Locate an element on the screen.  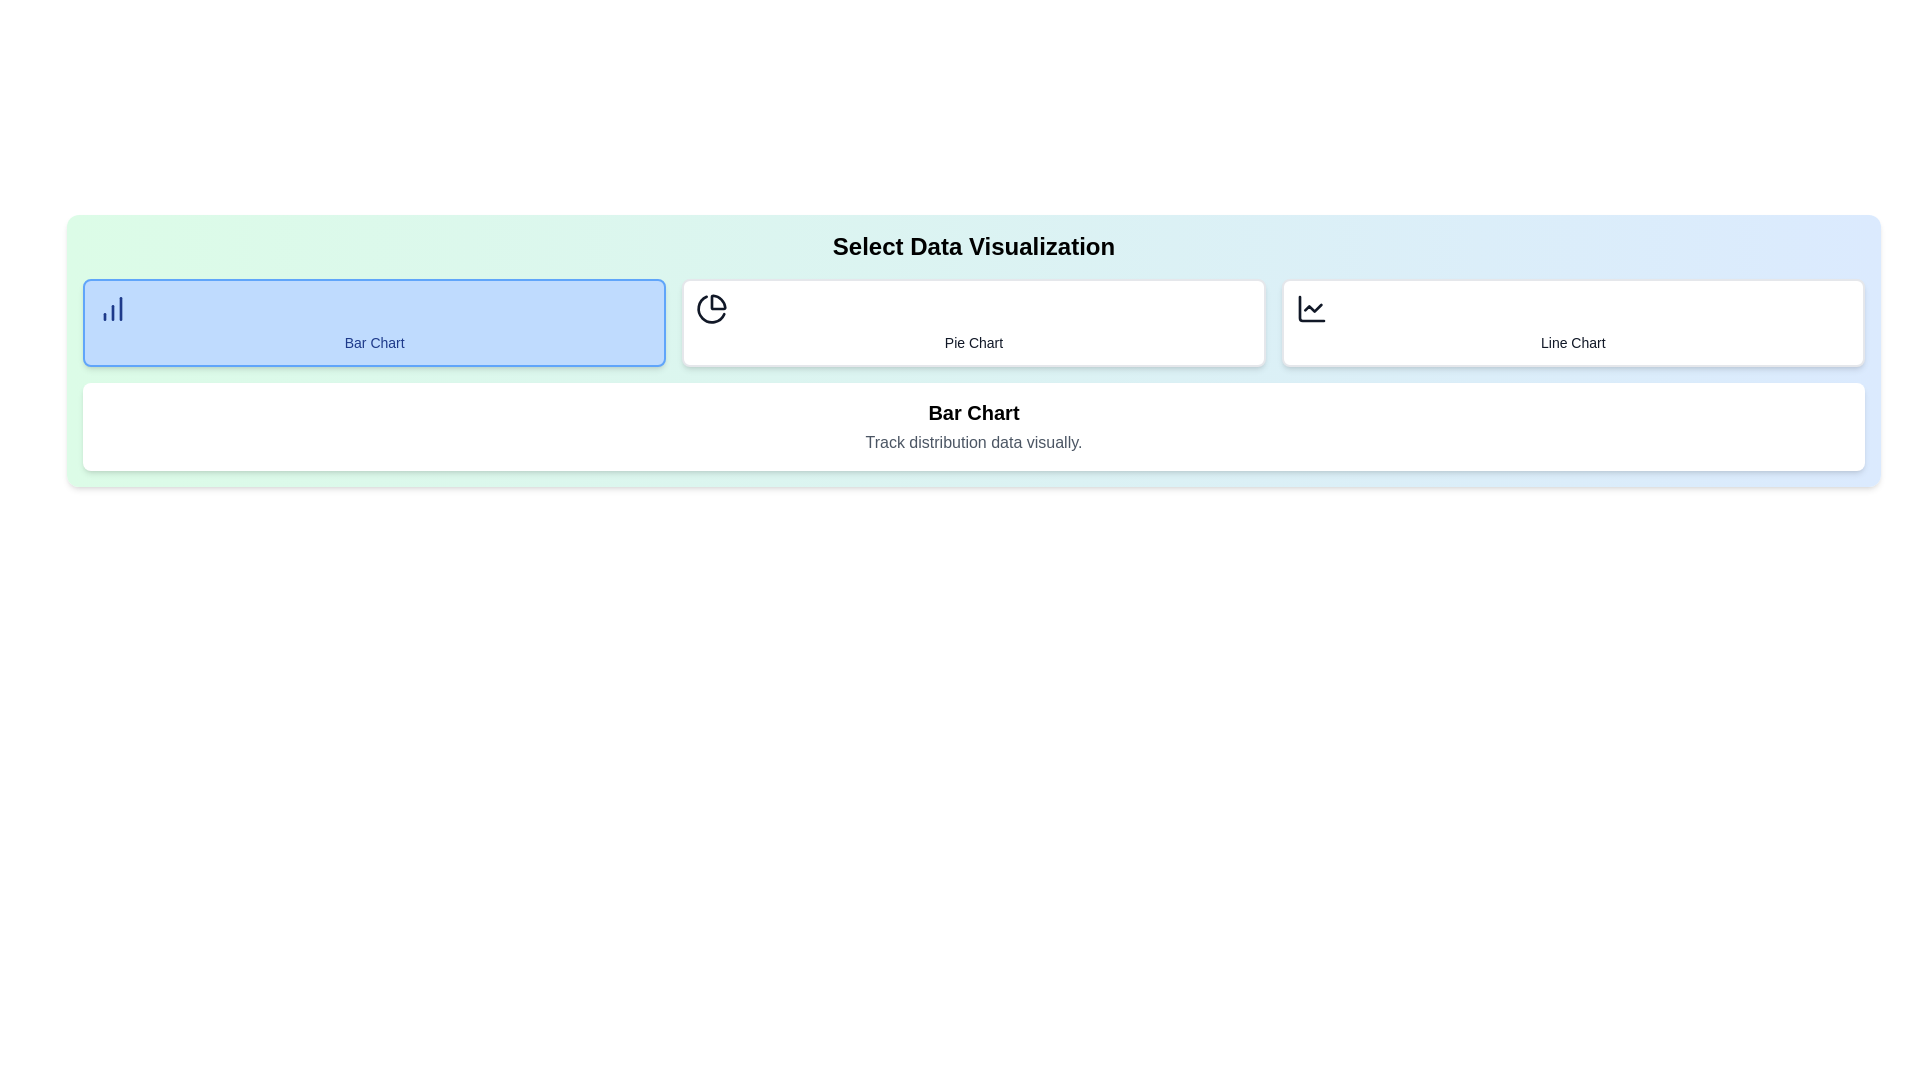
the header text element reading 'Select Data Visualization', which is styled with a larger bold font and centrally aligned within a gradient background is located at coordinates (974, 245).